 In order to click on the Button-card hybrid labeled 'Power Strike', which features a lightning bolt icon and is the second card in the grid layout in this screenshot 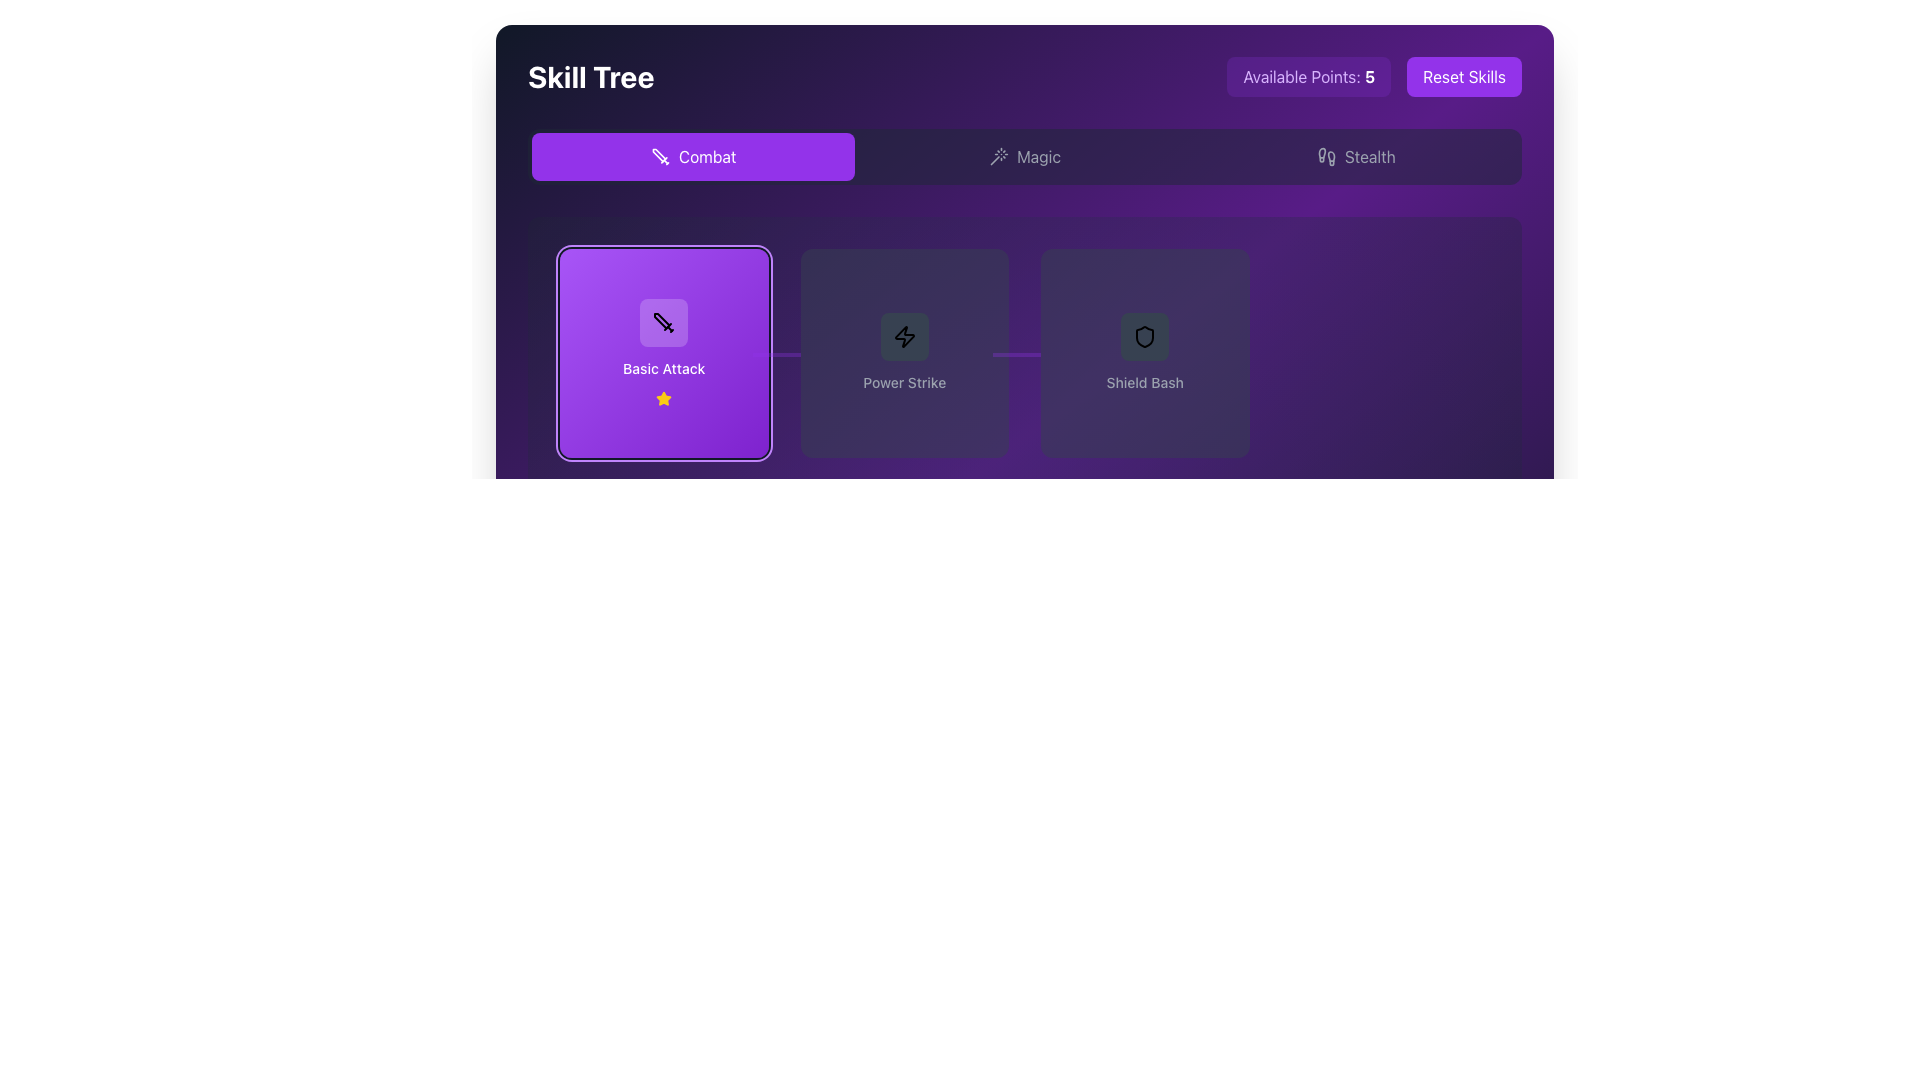, I will do `click(903, 352)`.